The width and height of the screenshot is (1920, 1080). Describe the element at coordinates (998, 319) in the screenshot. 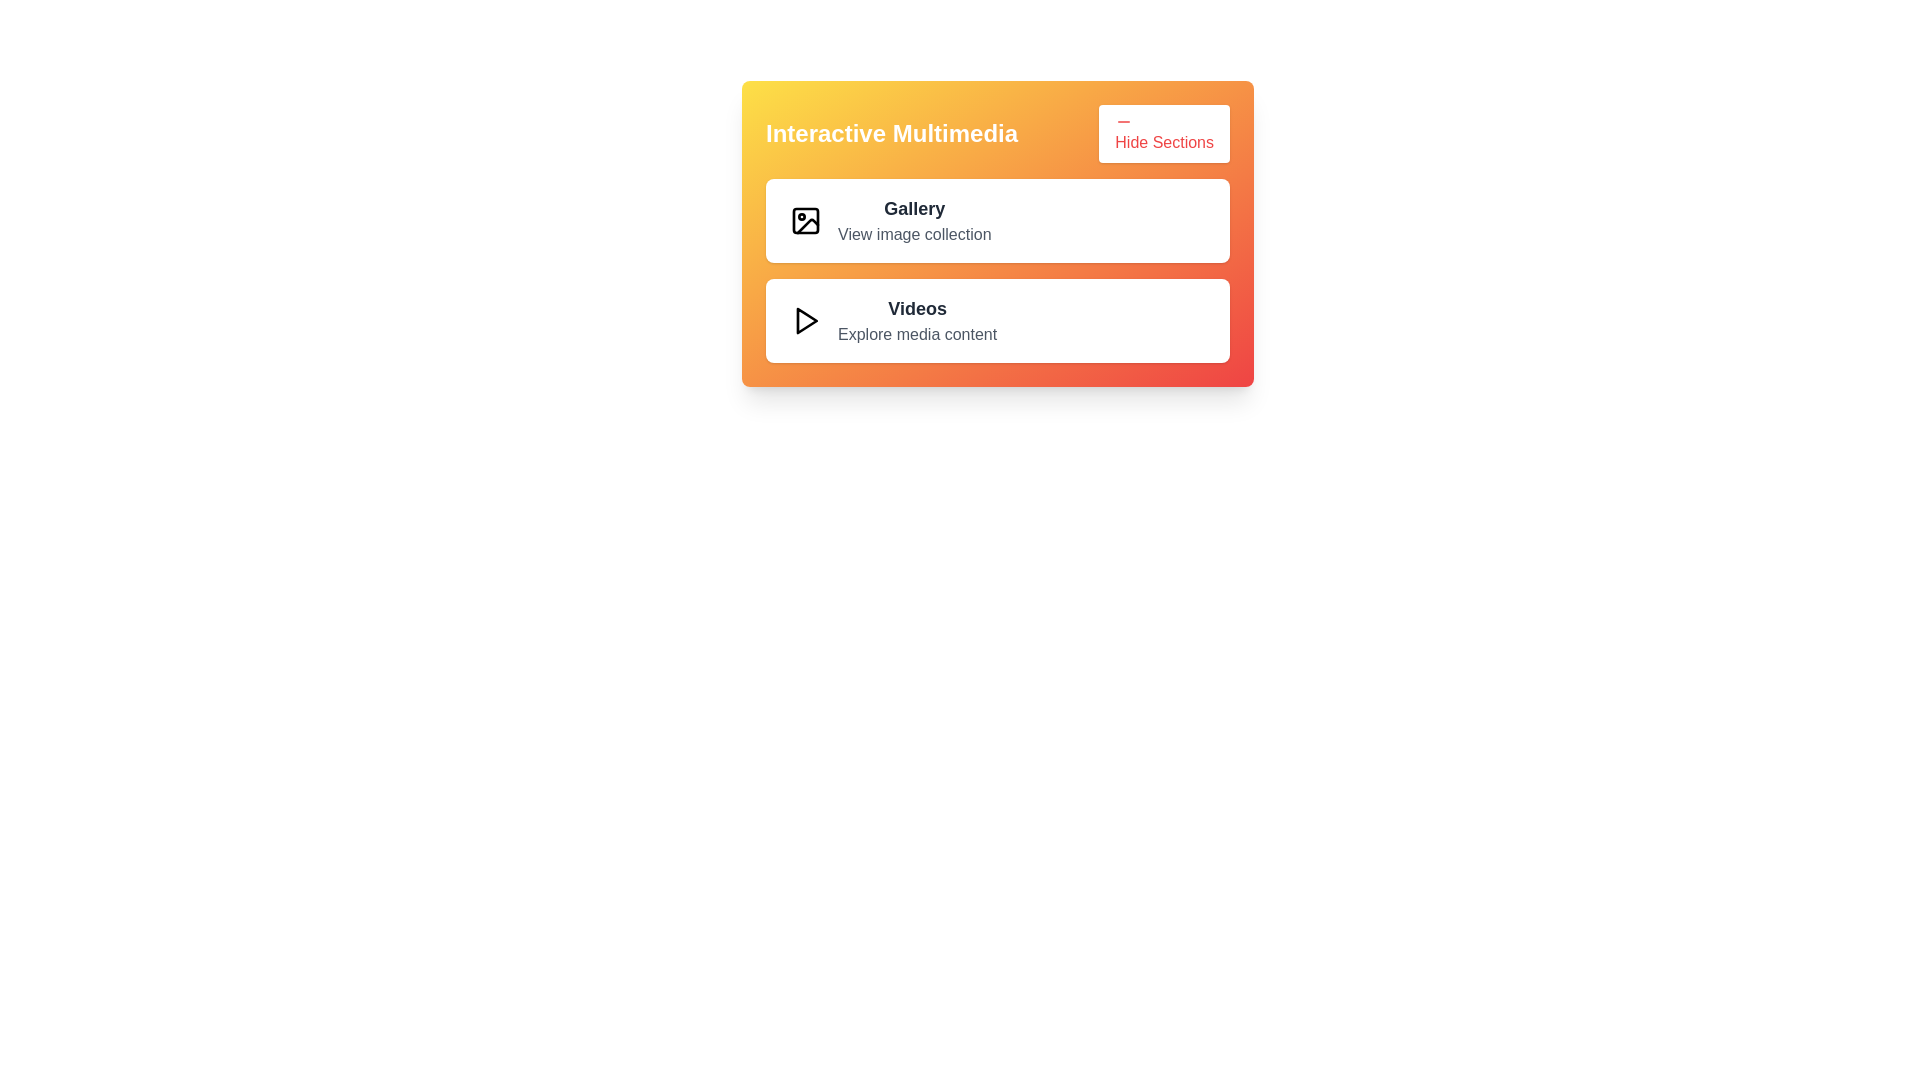

I see `the second media card labeled 'Videos' in the 'Interactive Multimedia' section` at that location.